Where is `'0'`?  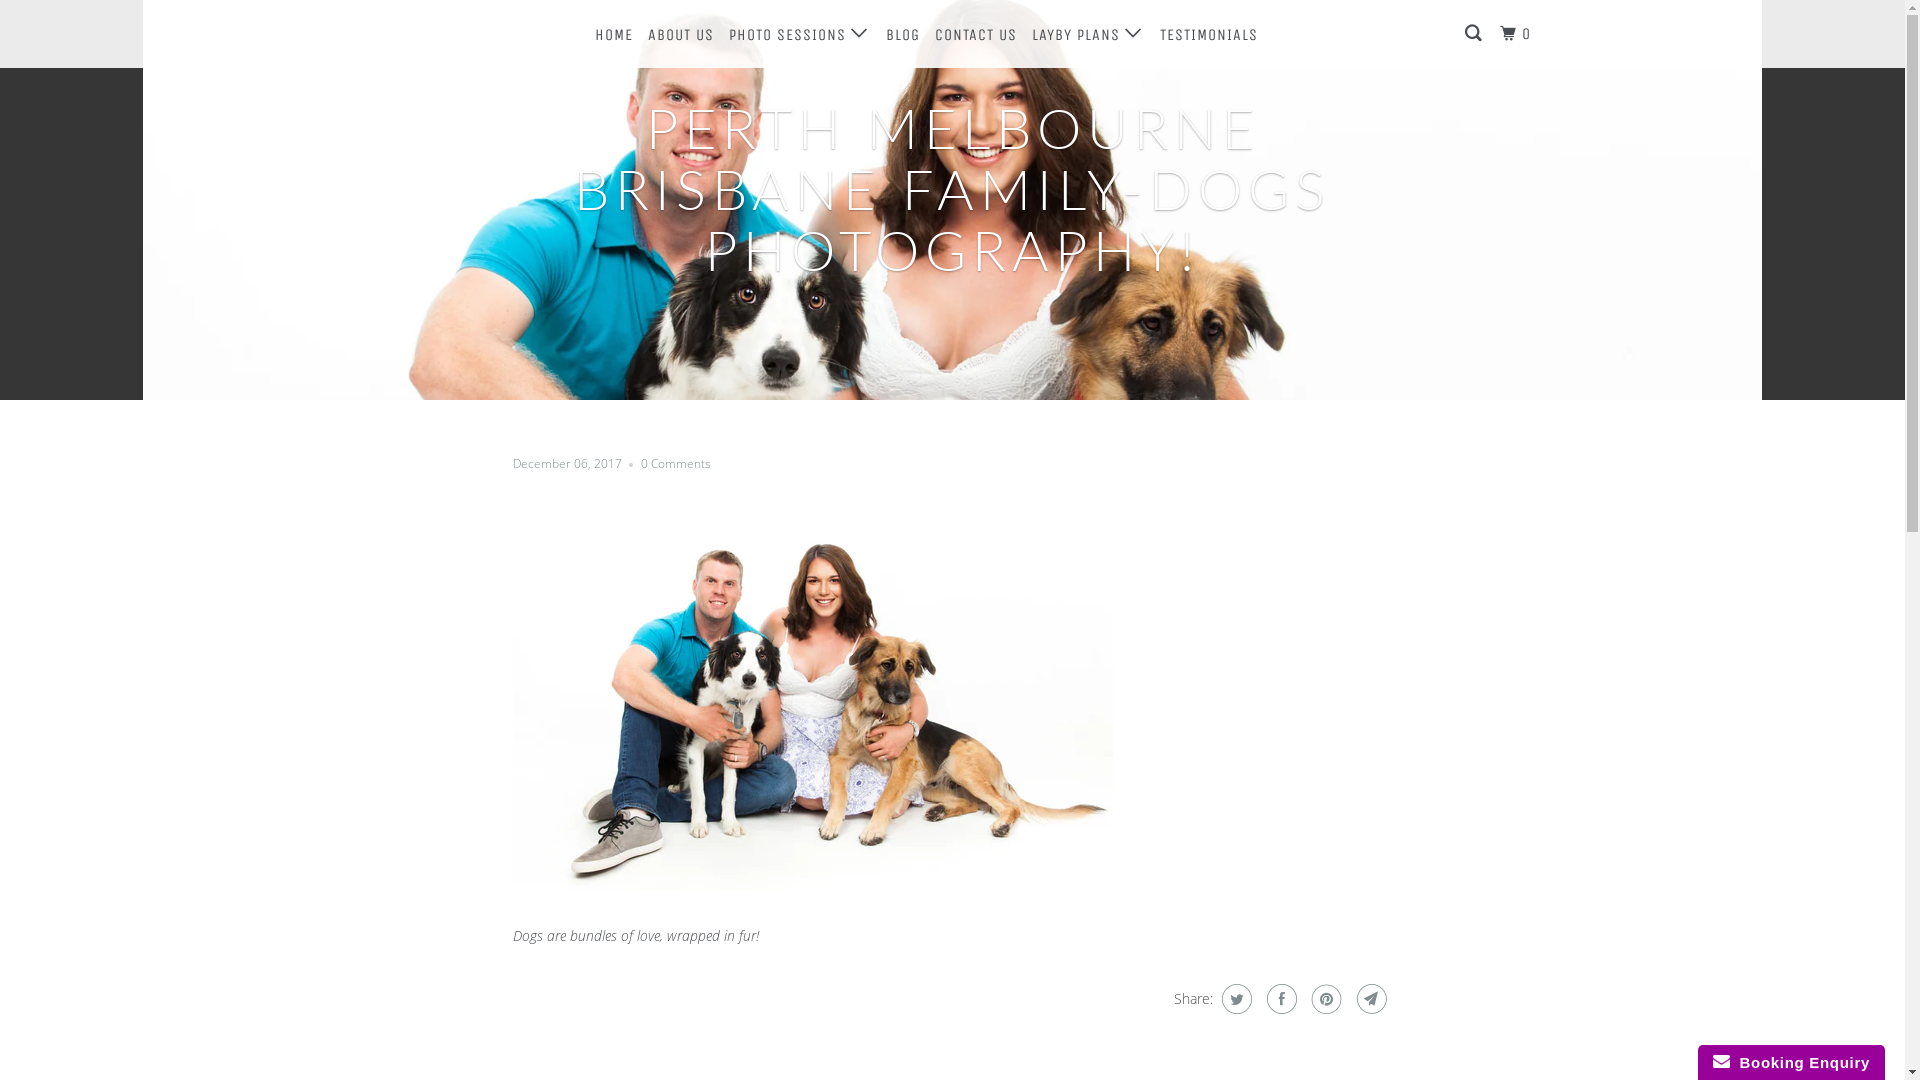
'0' is located at coordinates (1517, 34).